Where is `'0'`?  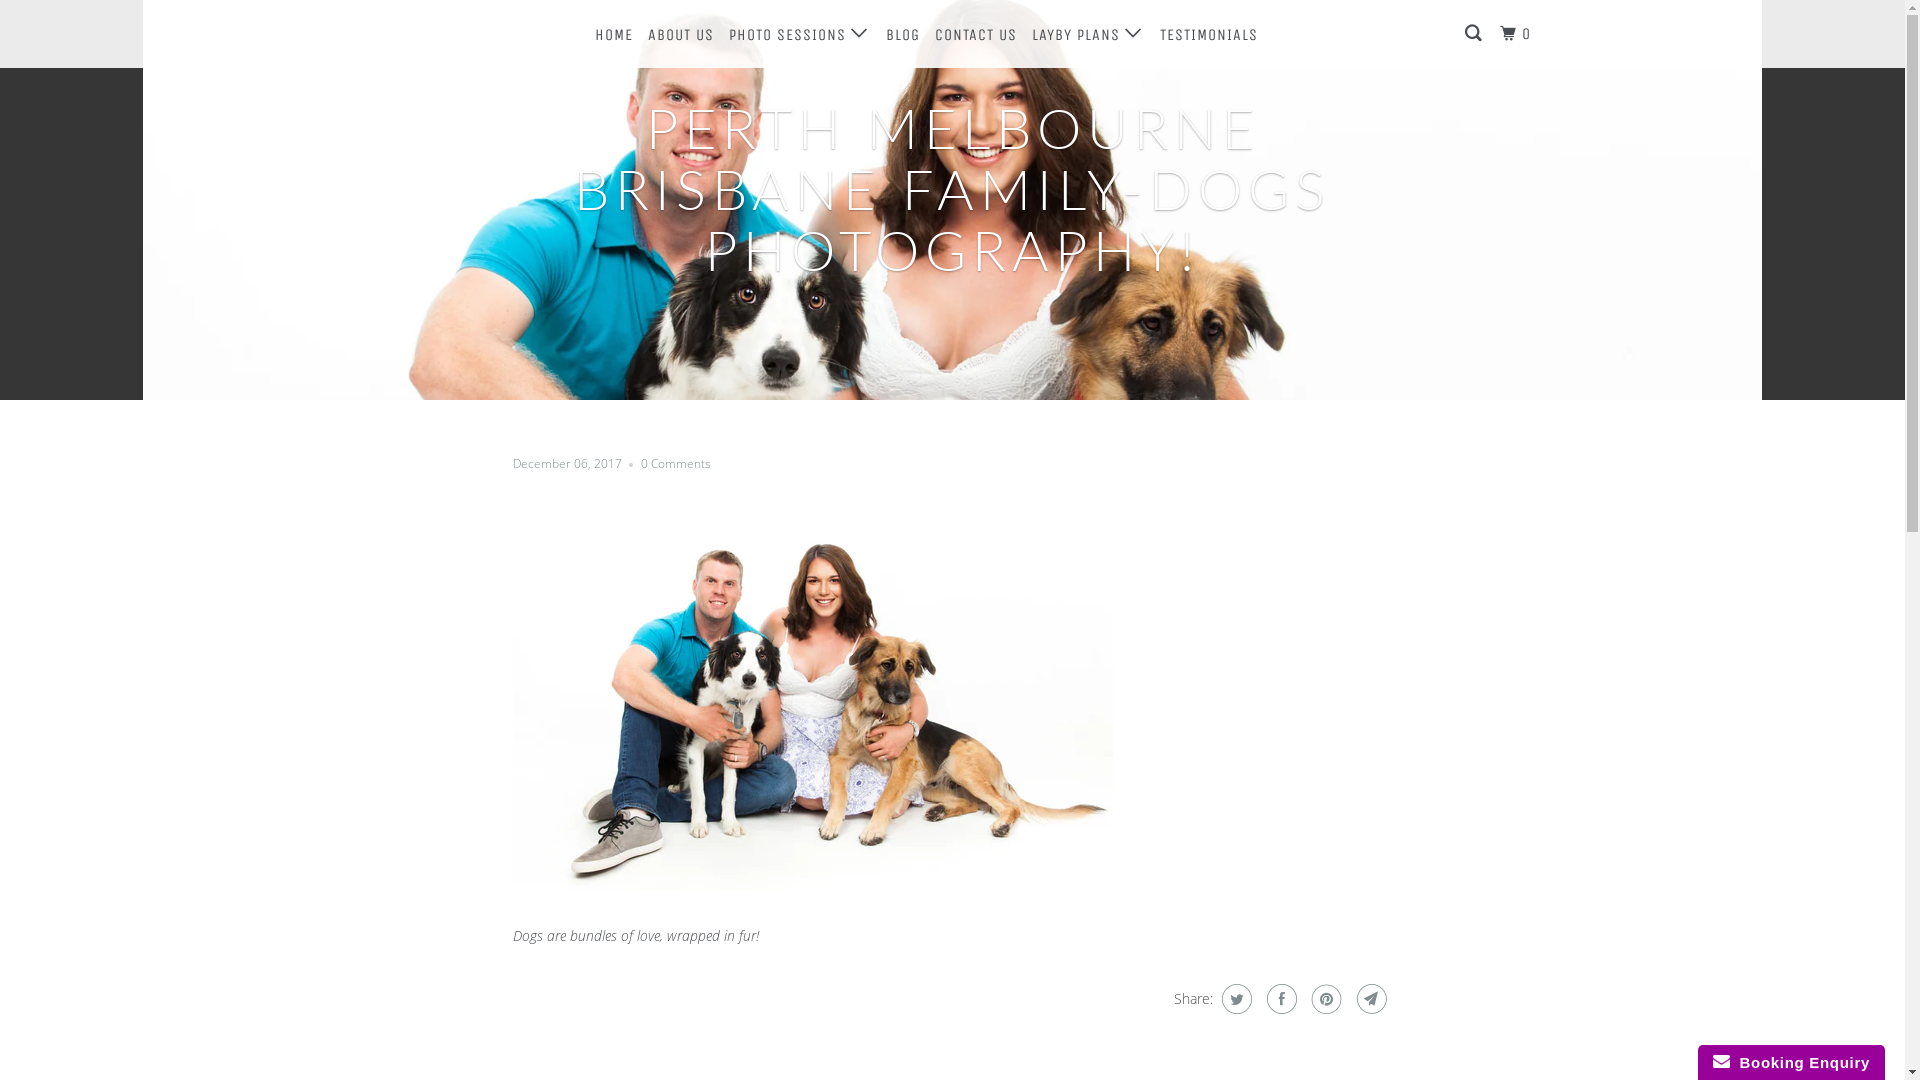
'0' is located at coordinates (1517, 34).